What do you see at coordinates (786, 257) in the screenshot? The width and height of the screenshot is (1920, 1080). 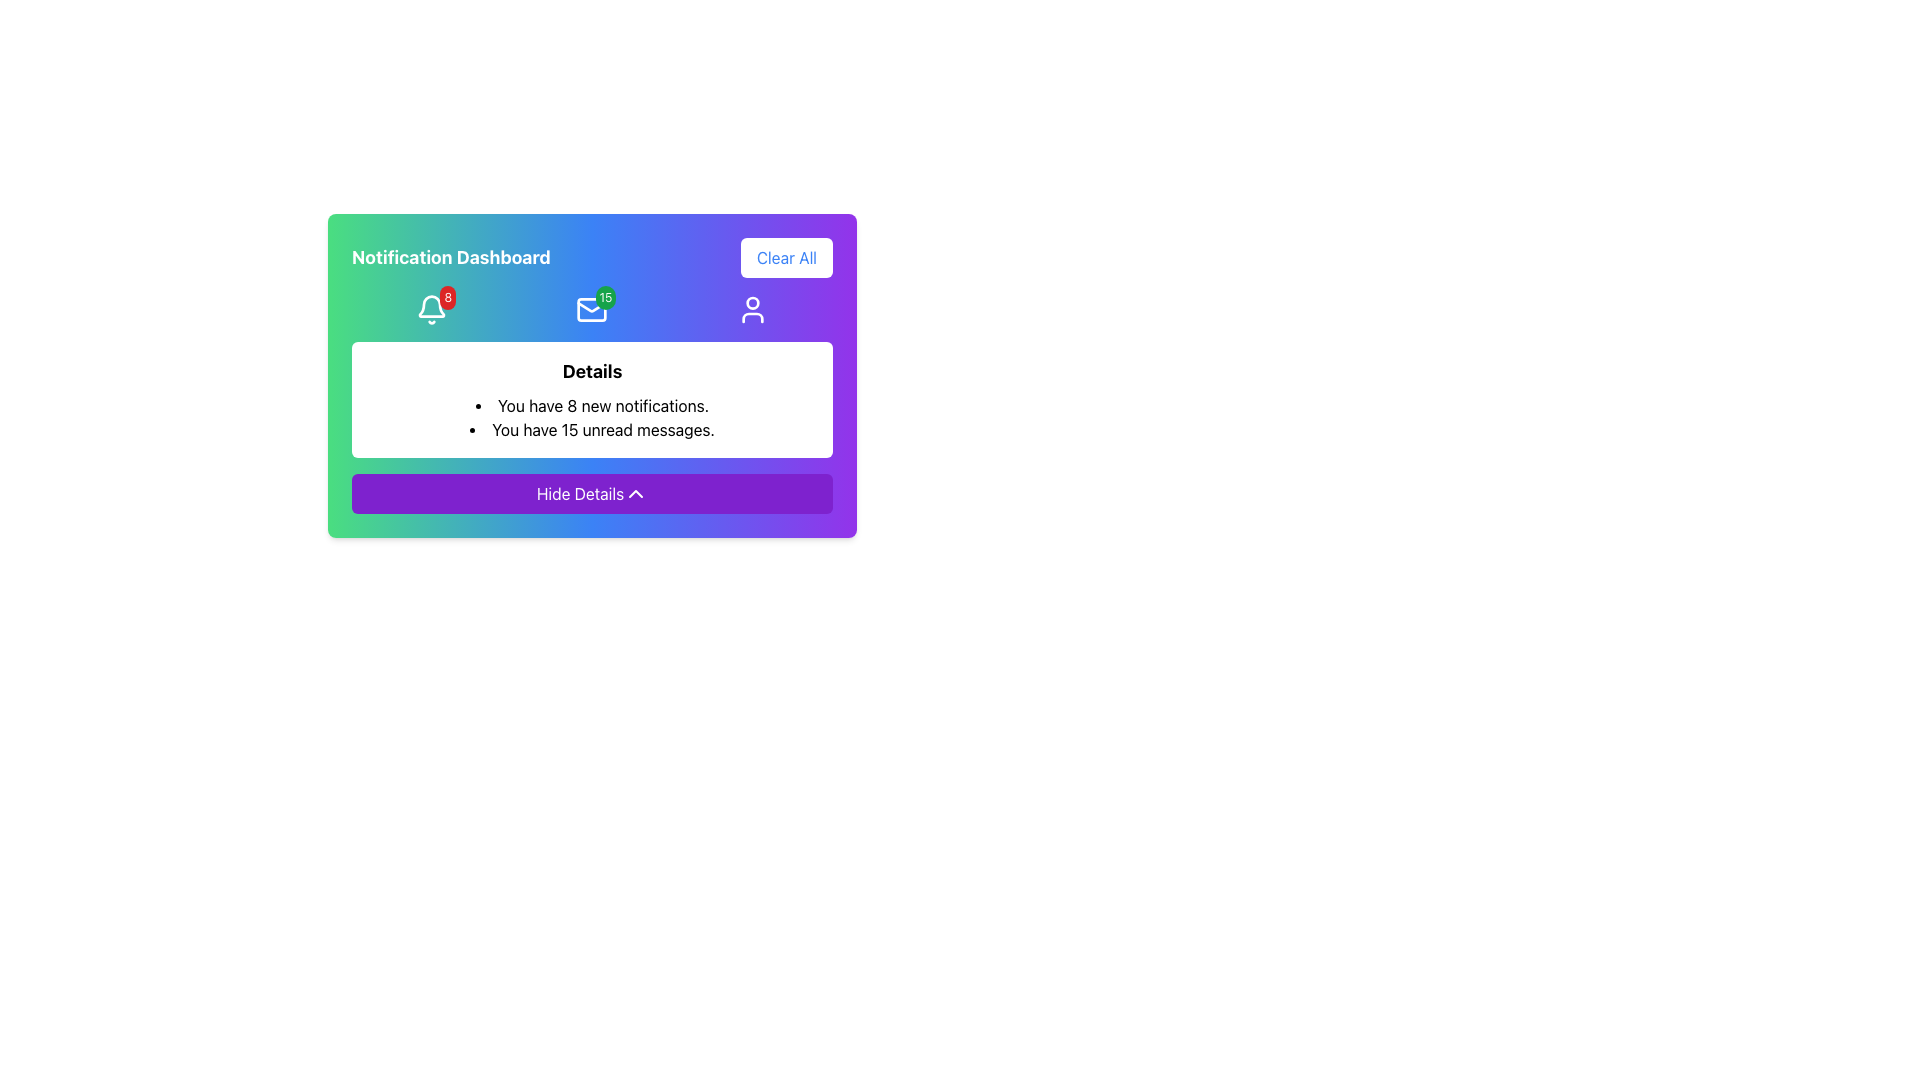 I see `the 'Clear All' button located at the far-right corner of the header bar to clear notifications` at bounding box center [786, 257].